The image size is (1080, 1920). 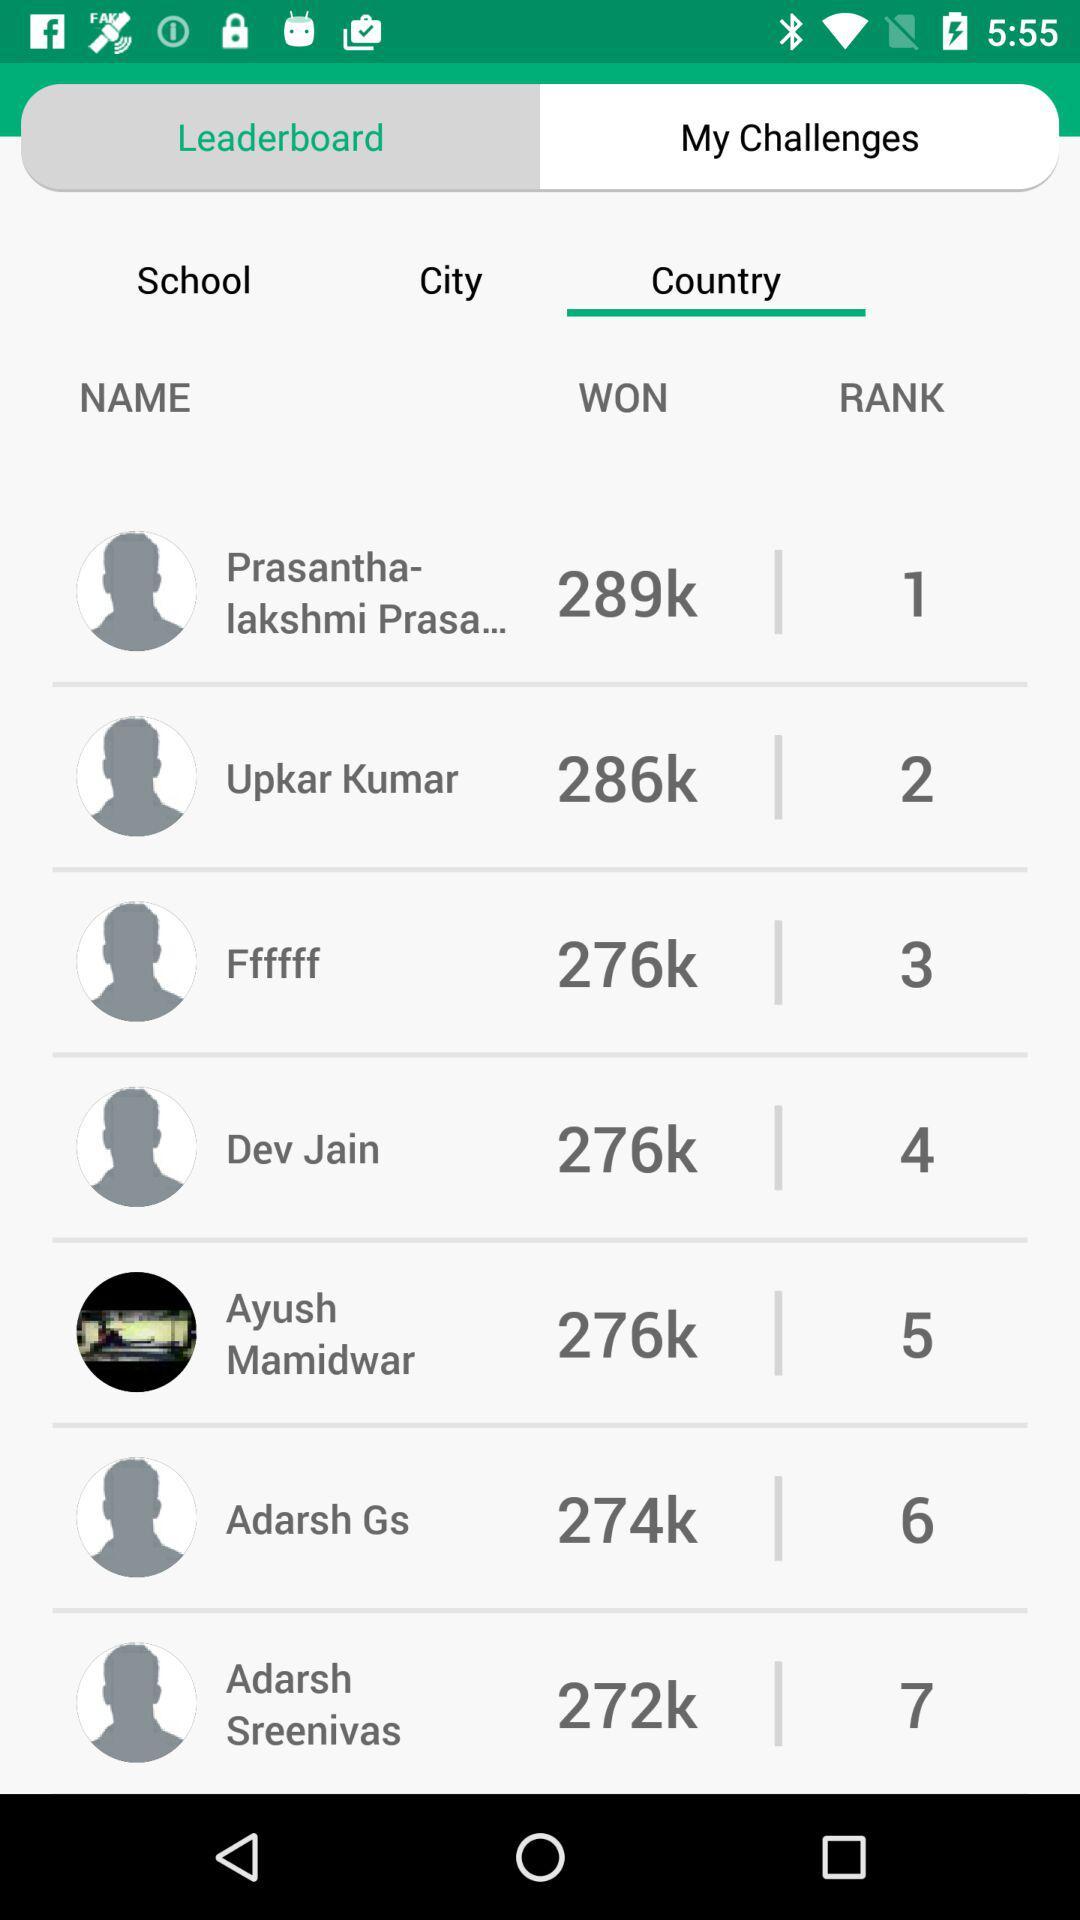 I want to click on leaderboard, so click(x=280, y=135).